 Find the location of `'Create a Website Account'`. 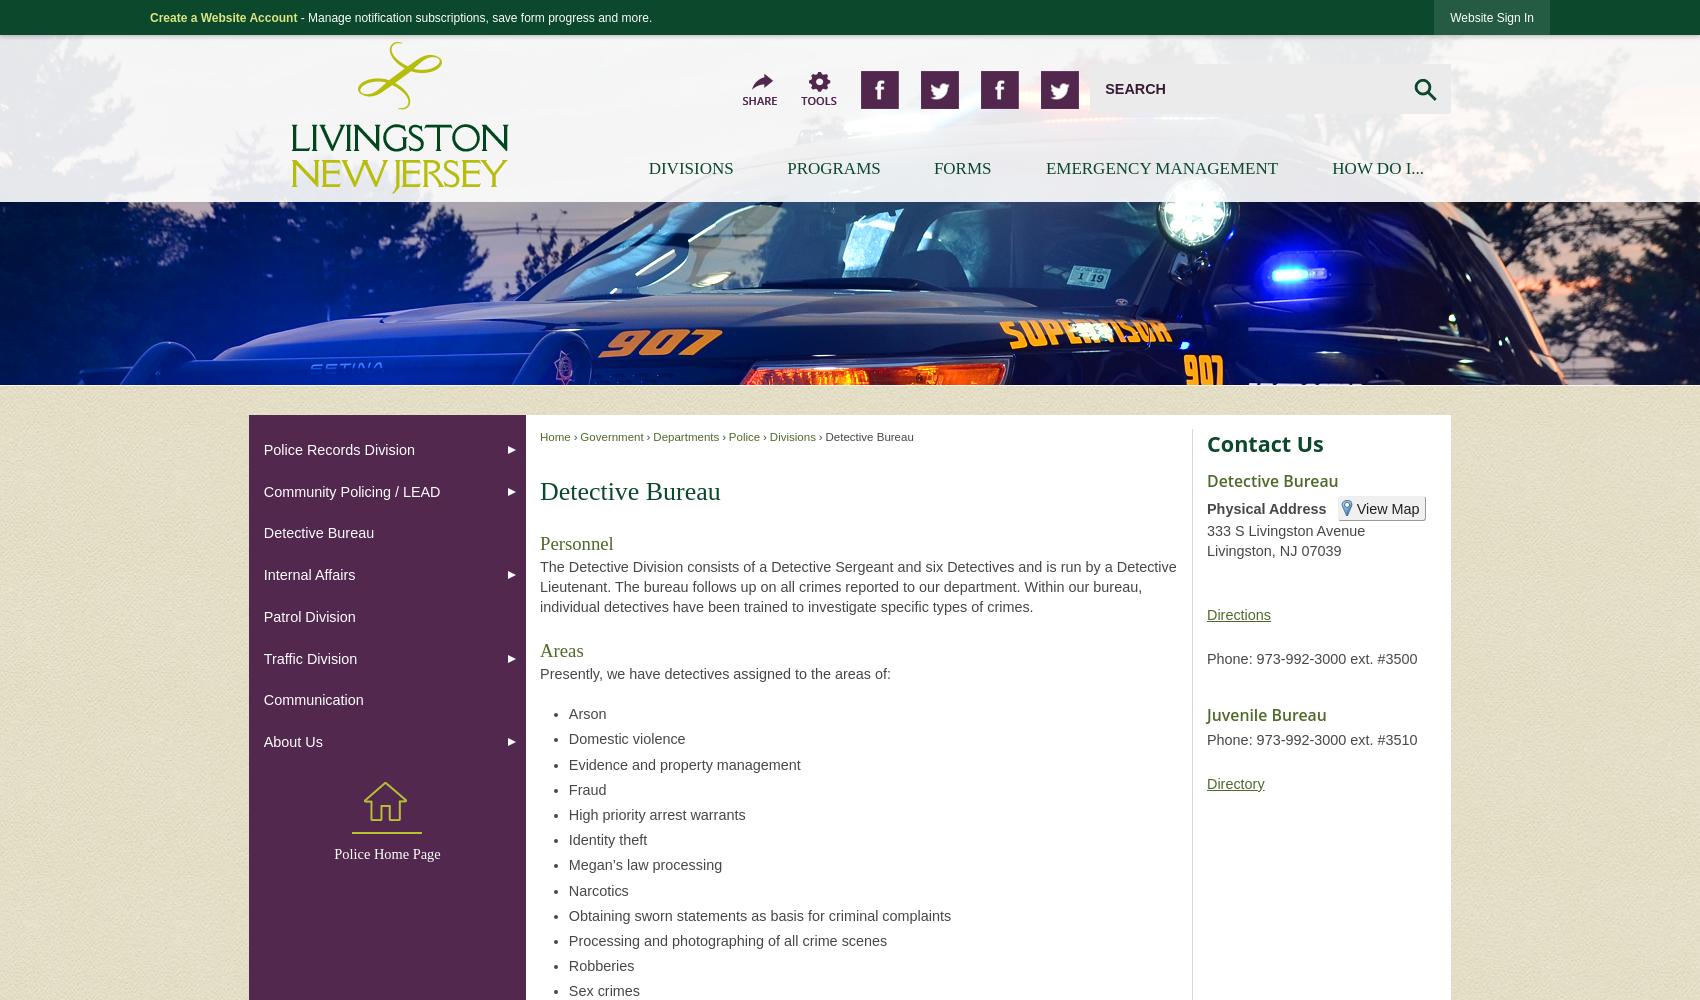

'Create a Website Account' is located at coordinates (223, 18).